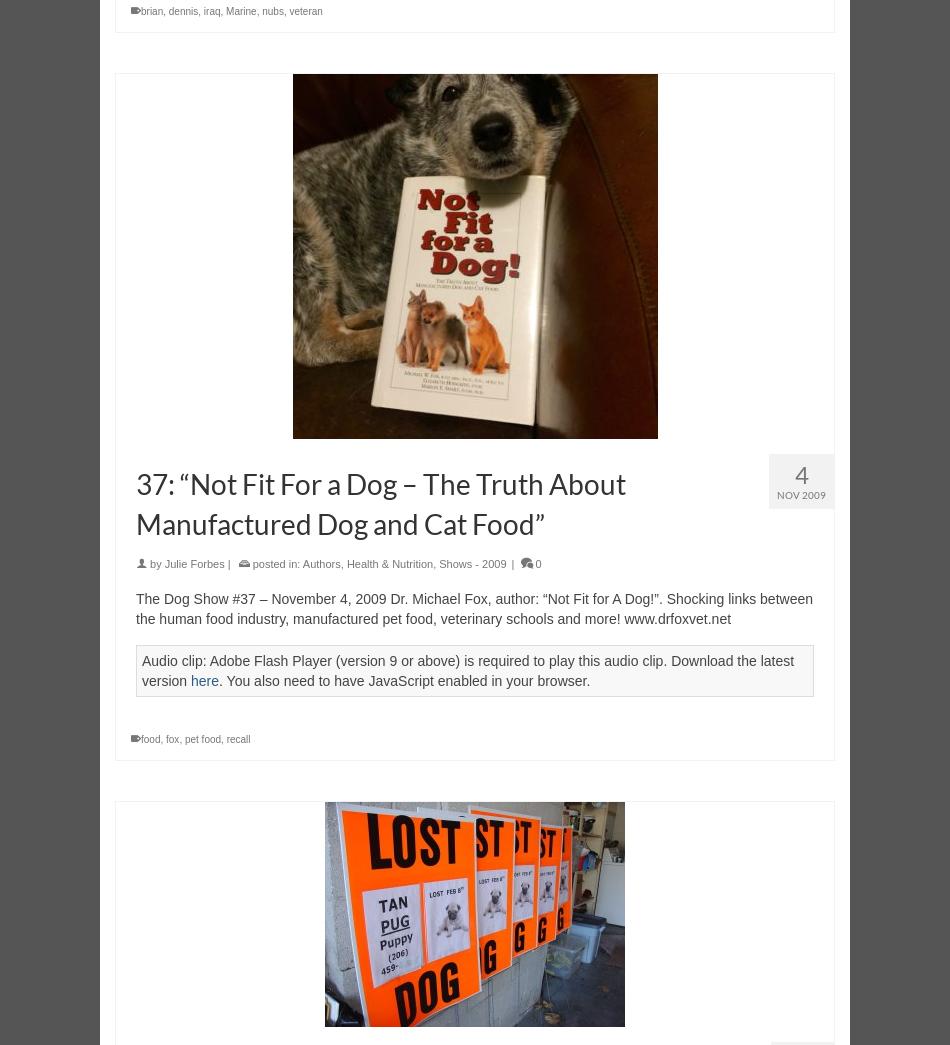 The image size is (950, 1045). What do you see at coordinates (240, 10) in the screenshot?
I see `'Marine'` at bounding box center [240, 10].